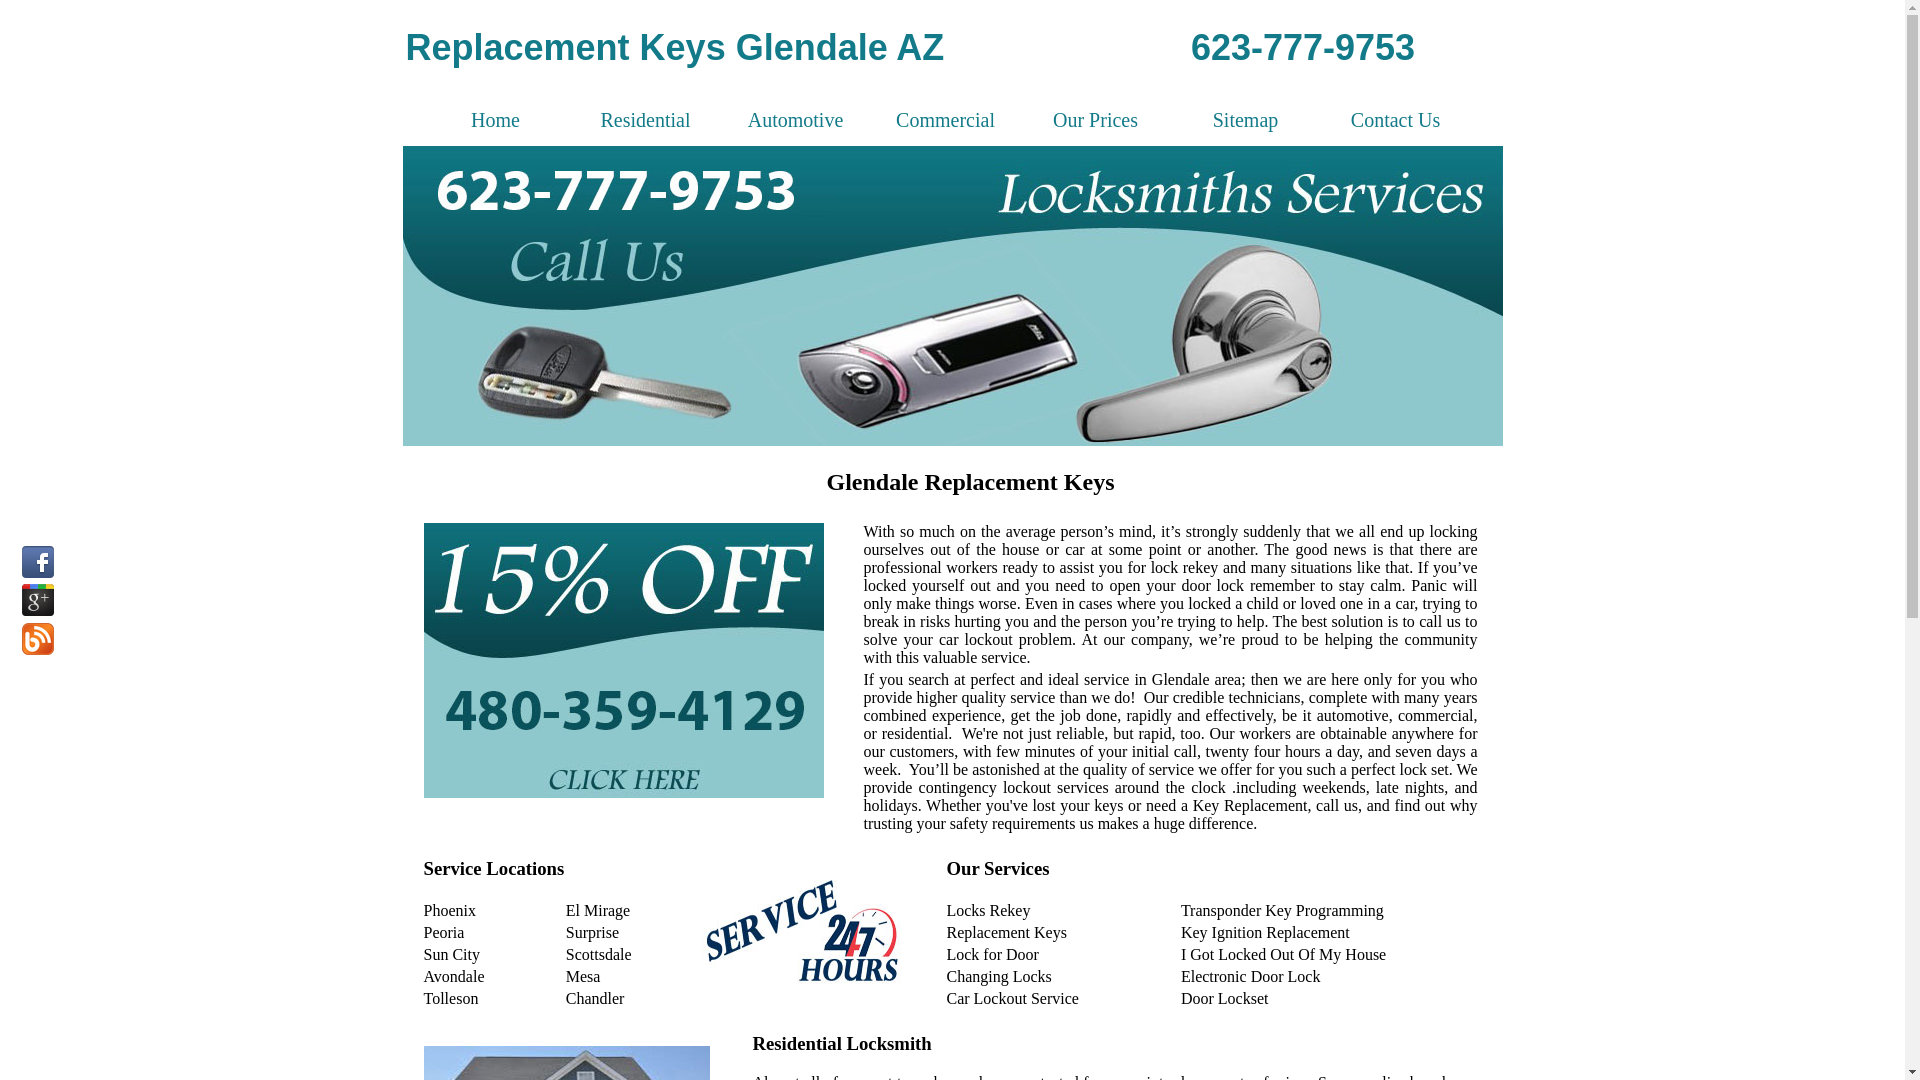  Describe the element at coordinates (420, 120) in the screenshot. I see `'Home'` at that location.